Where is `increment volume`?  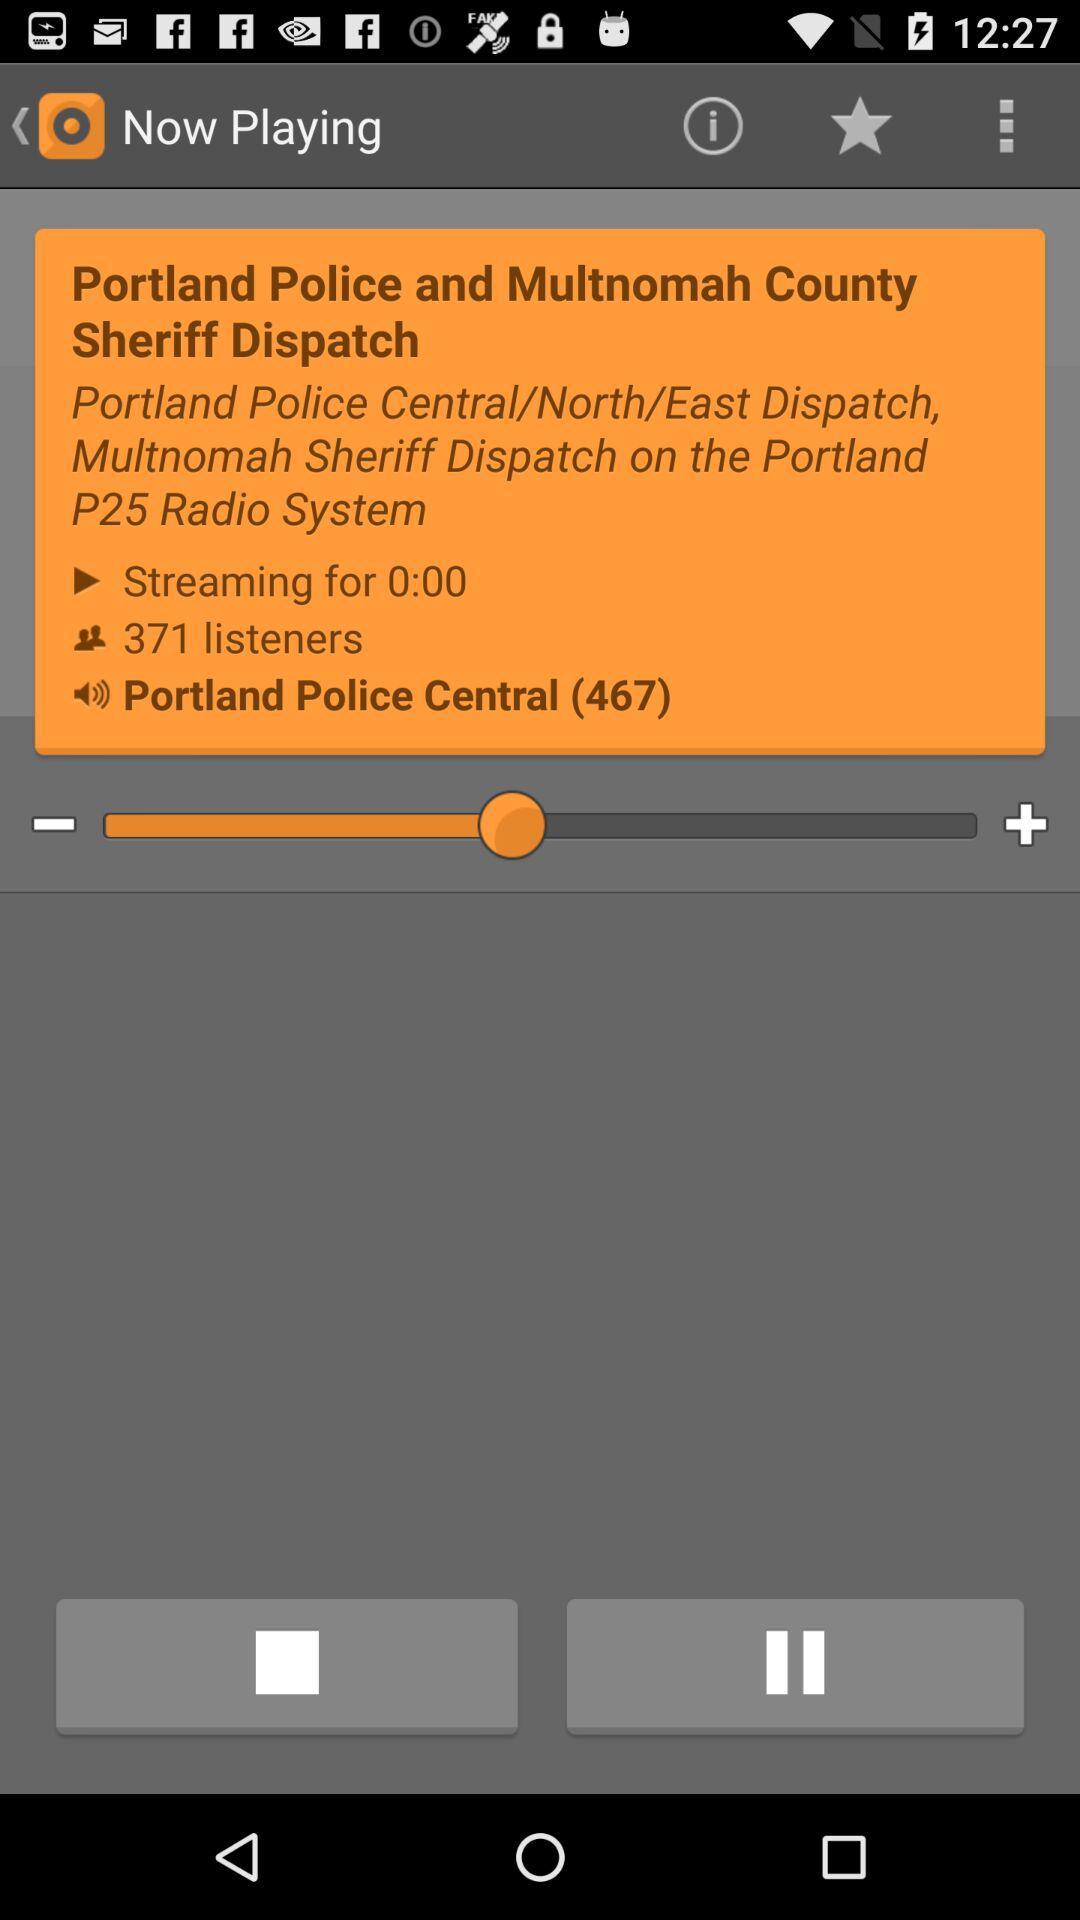
increment volume is located at coordinates (1040, 825).